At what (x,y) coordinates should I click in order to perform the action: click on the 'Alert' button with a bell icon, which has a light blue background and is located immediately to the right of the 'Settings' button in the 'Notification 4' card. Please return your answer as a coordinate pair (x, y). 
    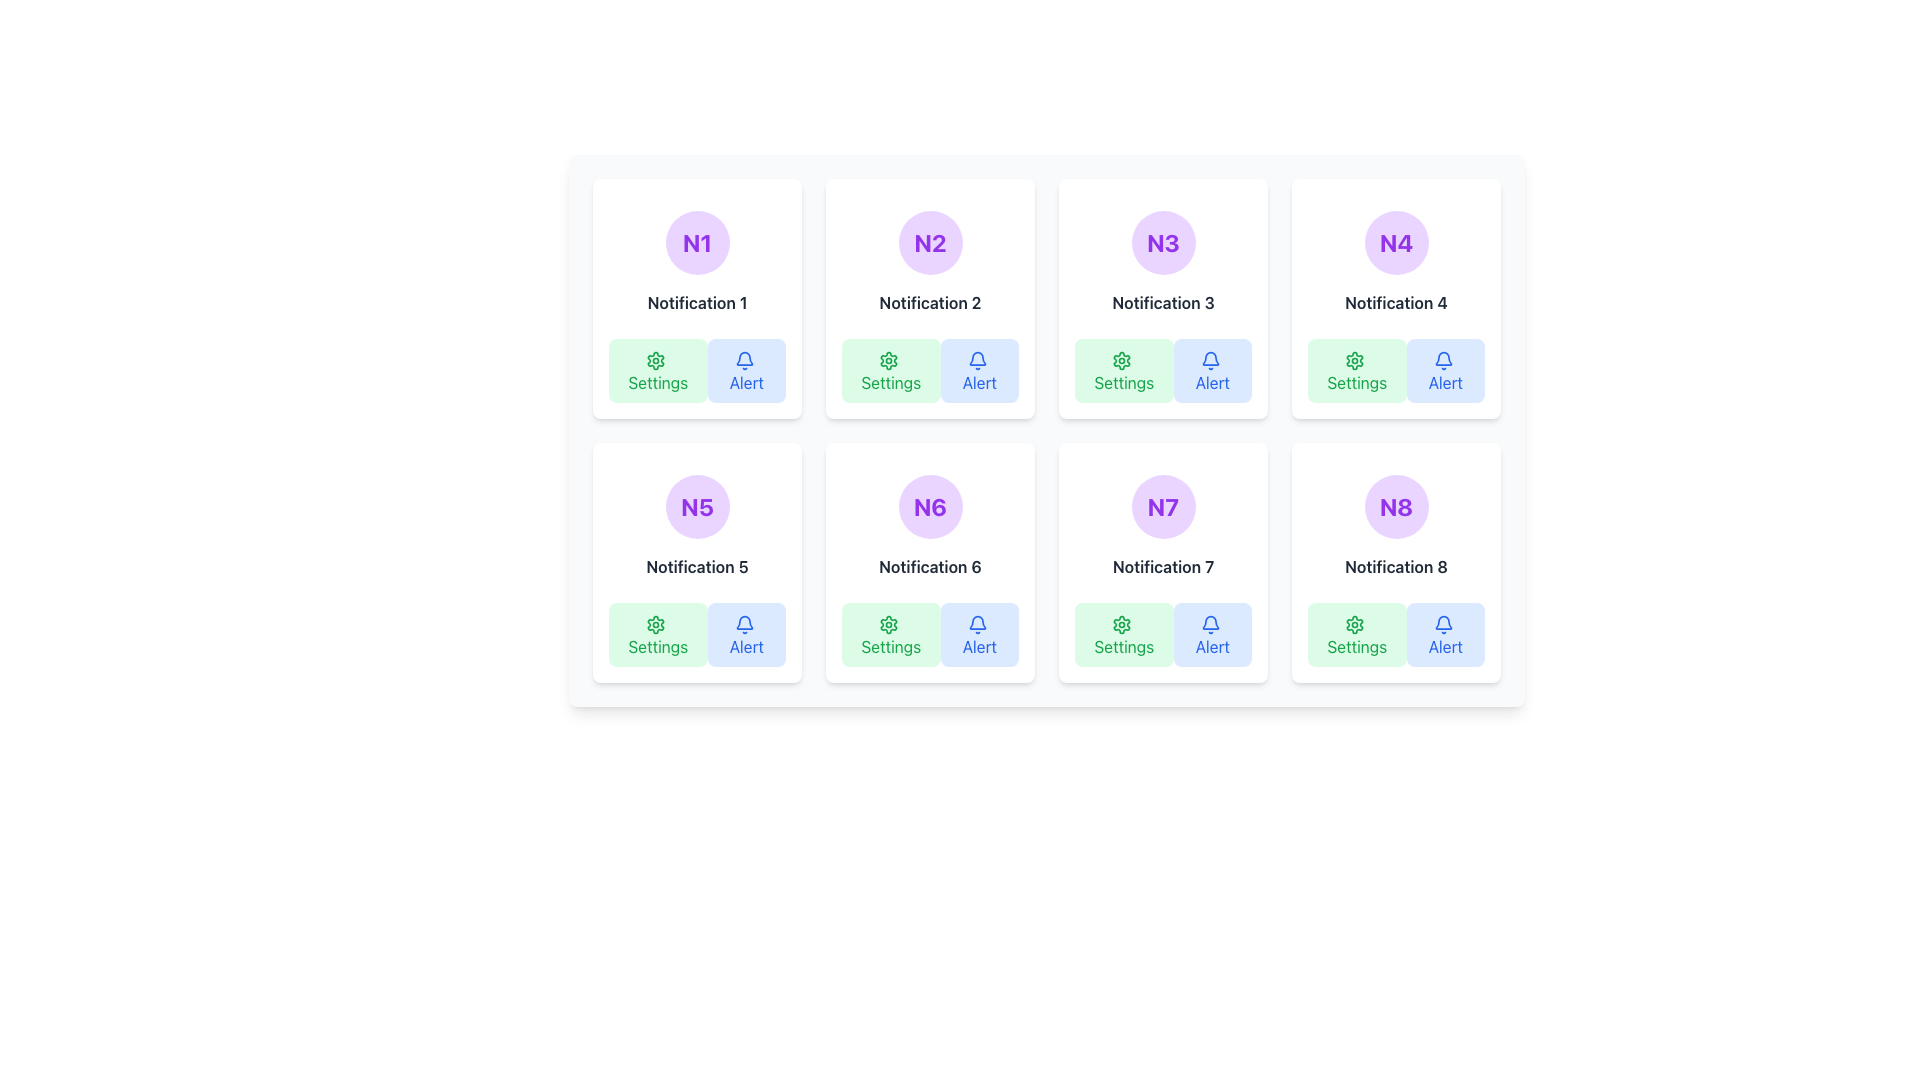
    Looking at the image, I should click on (1445, 370).